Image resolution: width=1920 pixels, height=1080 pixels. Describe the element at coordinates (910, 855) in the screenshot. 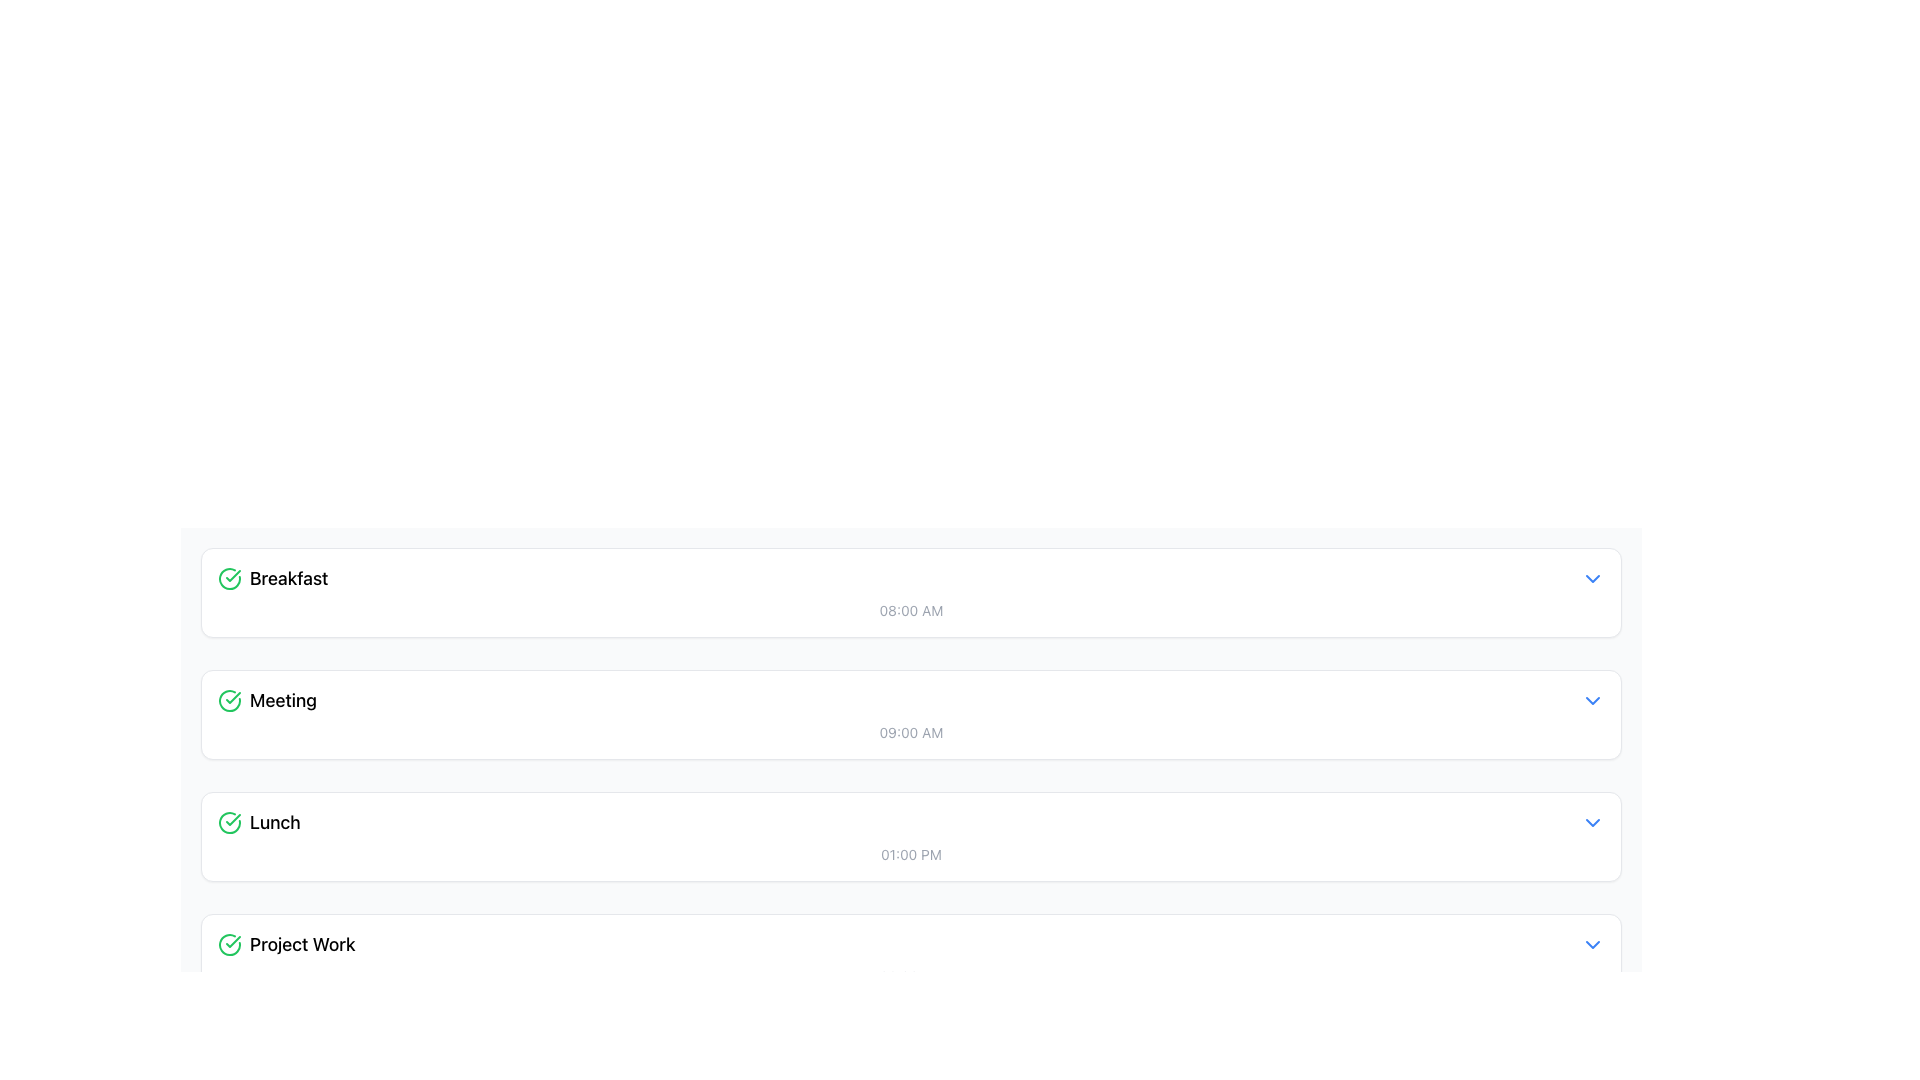

I see `the text label displaying '01:00 PM' in gray color, located at the bottom right corner of the 'Lunch' item in the list` at that location.